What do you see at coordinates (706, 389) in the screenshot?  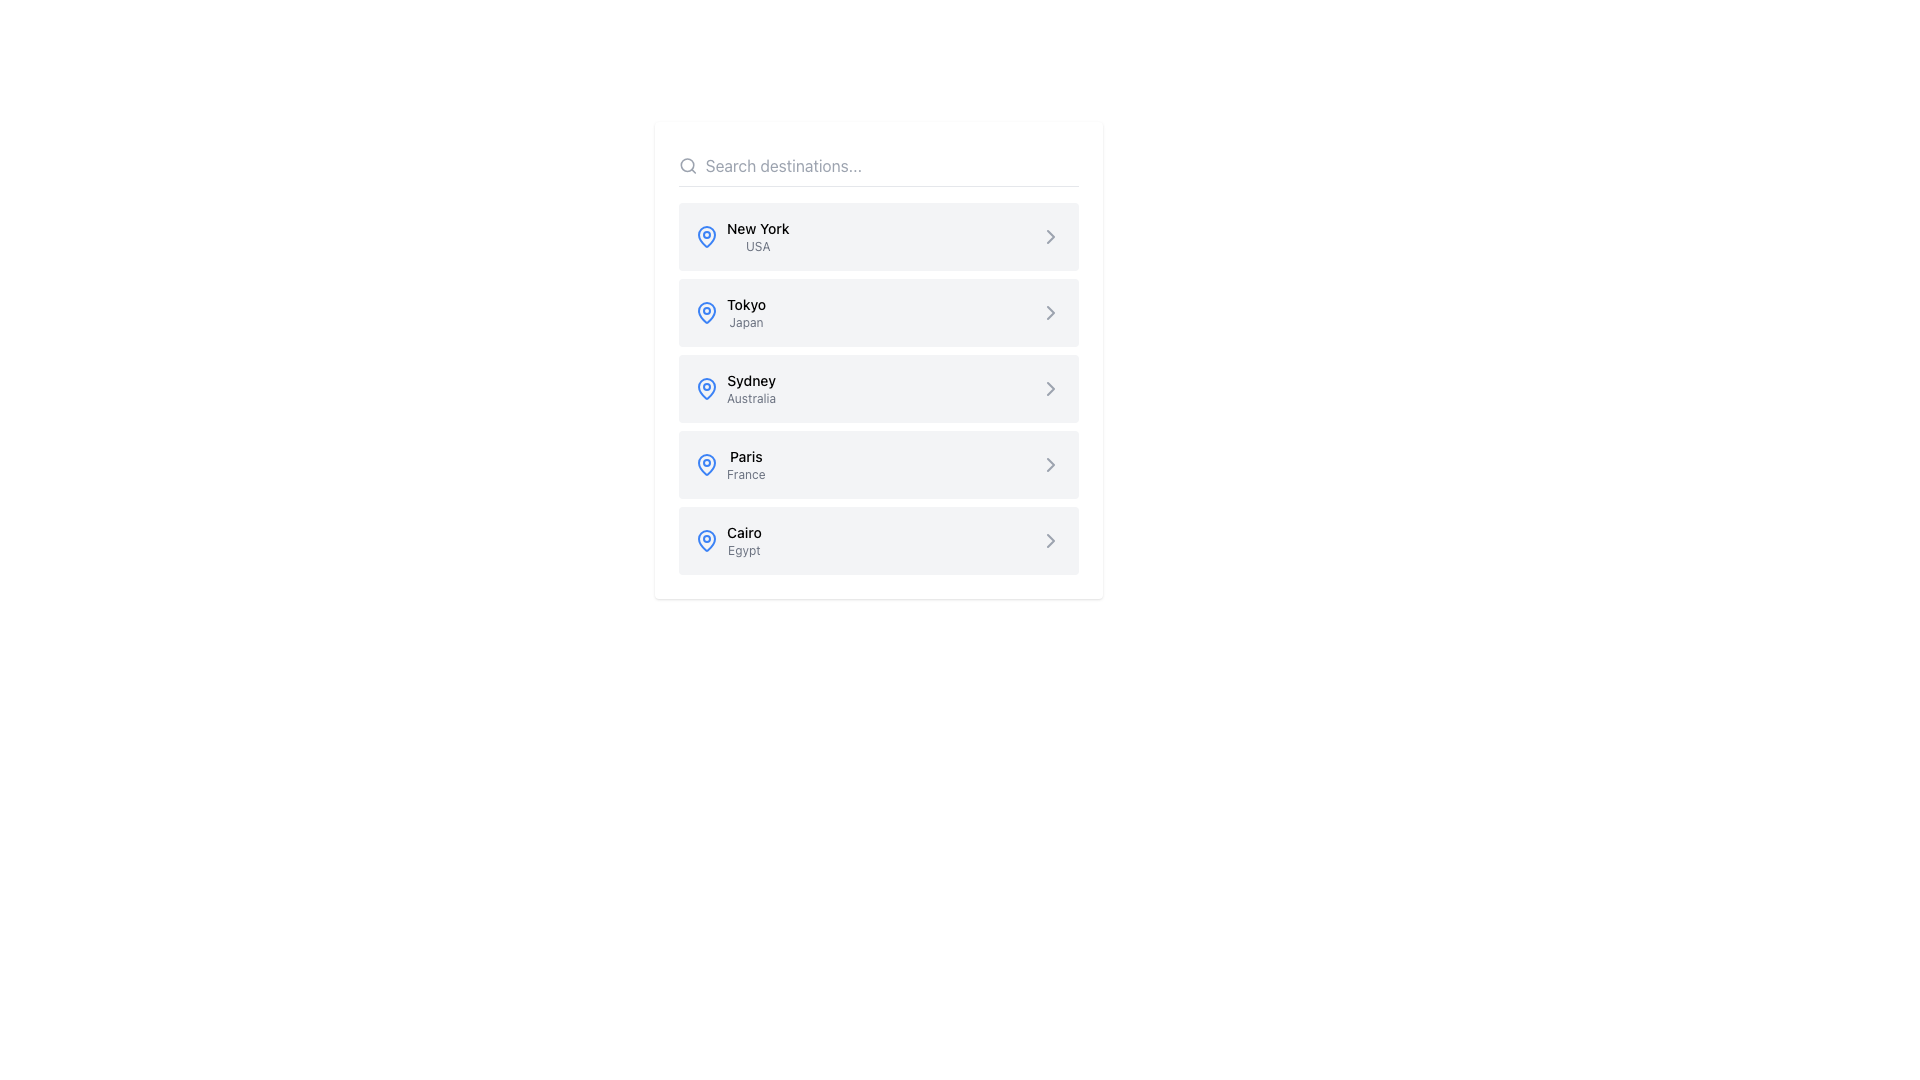 I see `the blue map pin icon located to the left of the 'Sydney' text label in the third list item of the destinations list` at bounding box center [706, 389].